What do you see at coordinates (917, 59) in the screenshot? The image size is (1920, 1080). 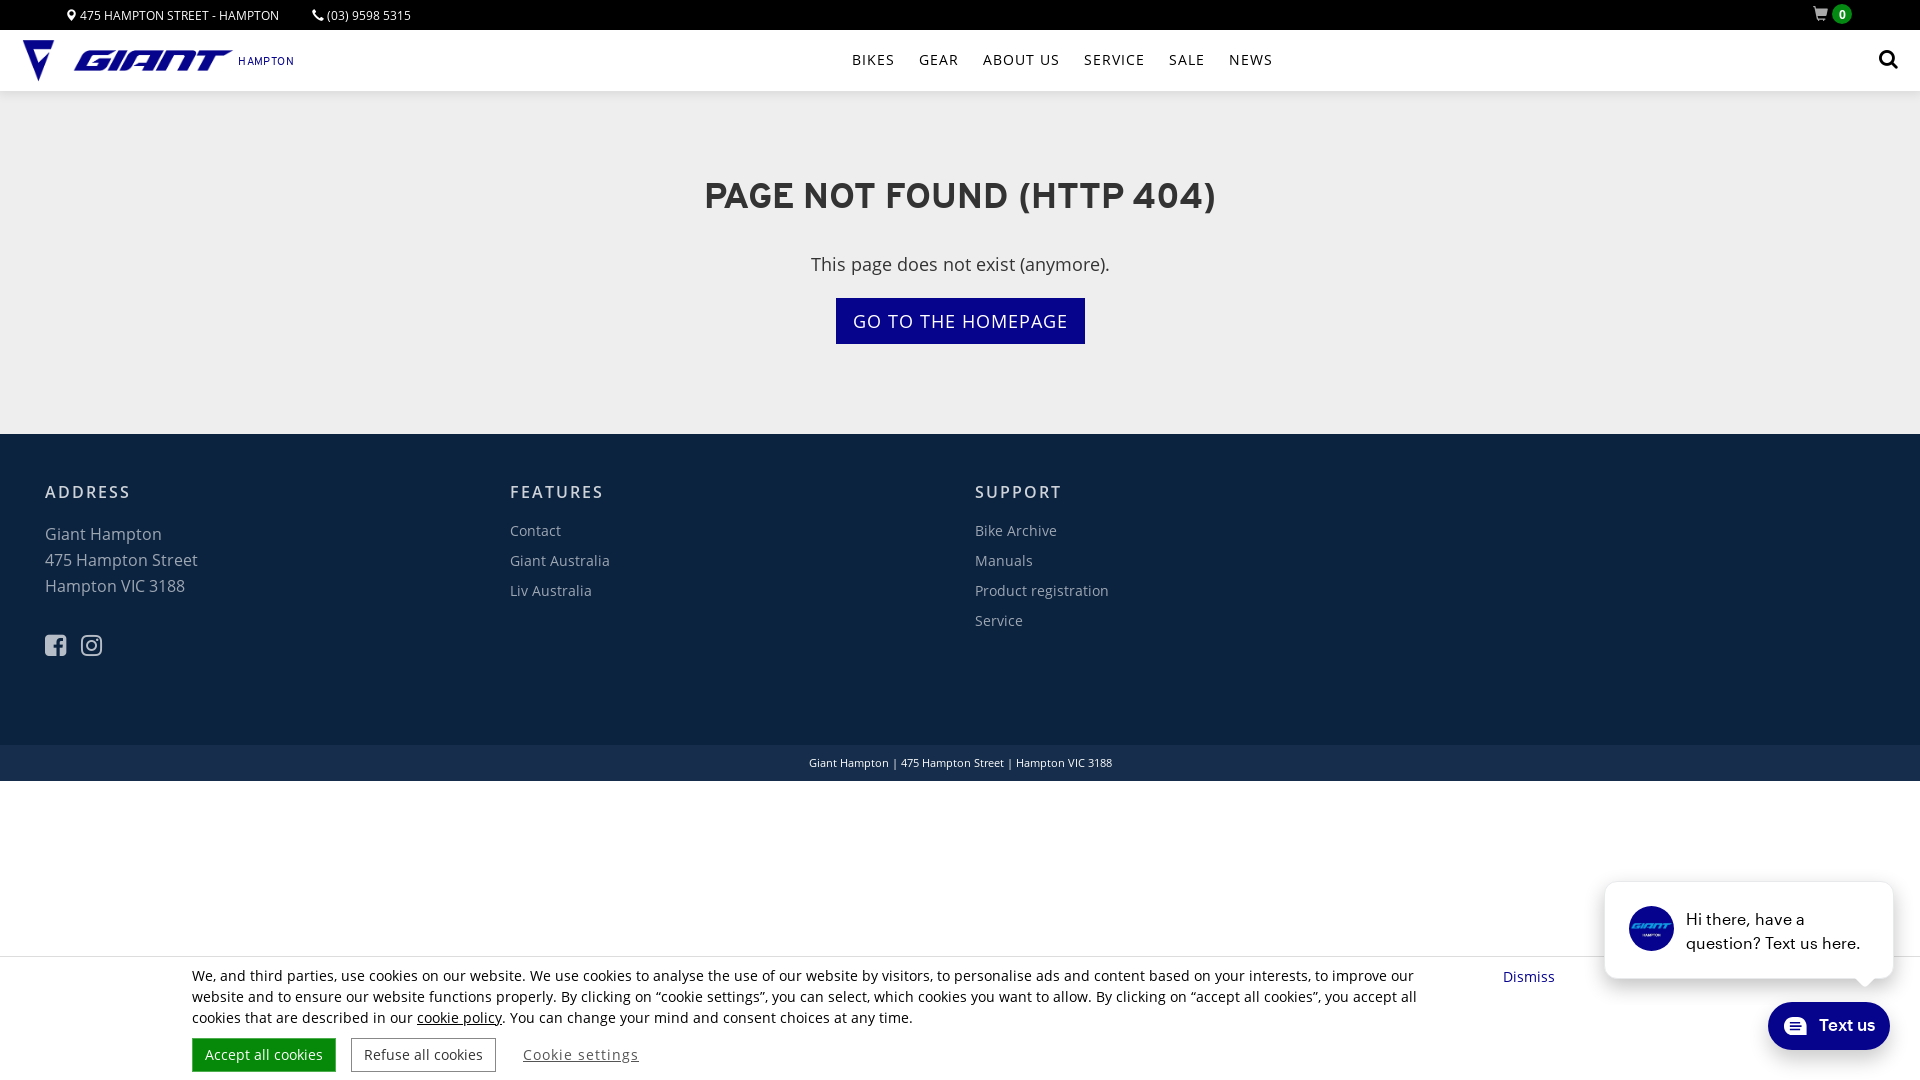 I see `'GEAR'` at bounding box center [917, 59].